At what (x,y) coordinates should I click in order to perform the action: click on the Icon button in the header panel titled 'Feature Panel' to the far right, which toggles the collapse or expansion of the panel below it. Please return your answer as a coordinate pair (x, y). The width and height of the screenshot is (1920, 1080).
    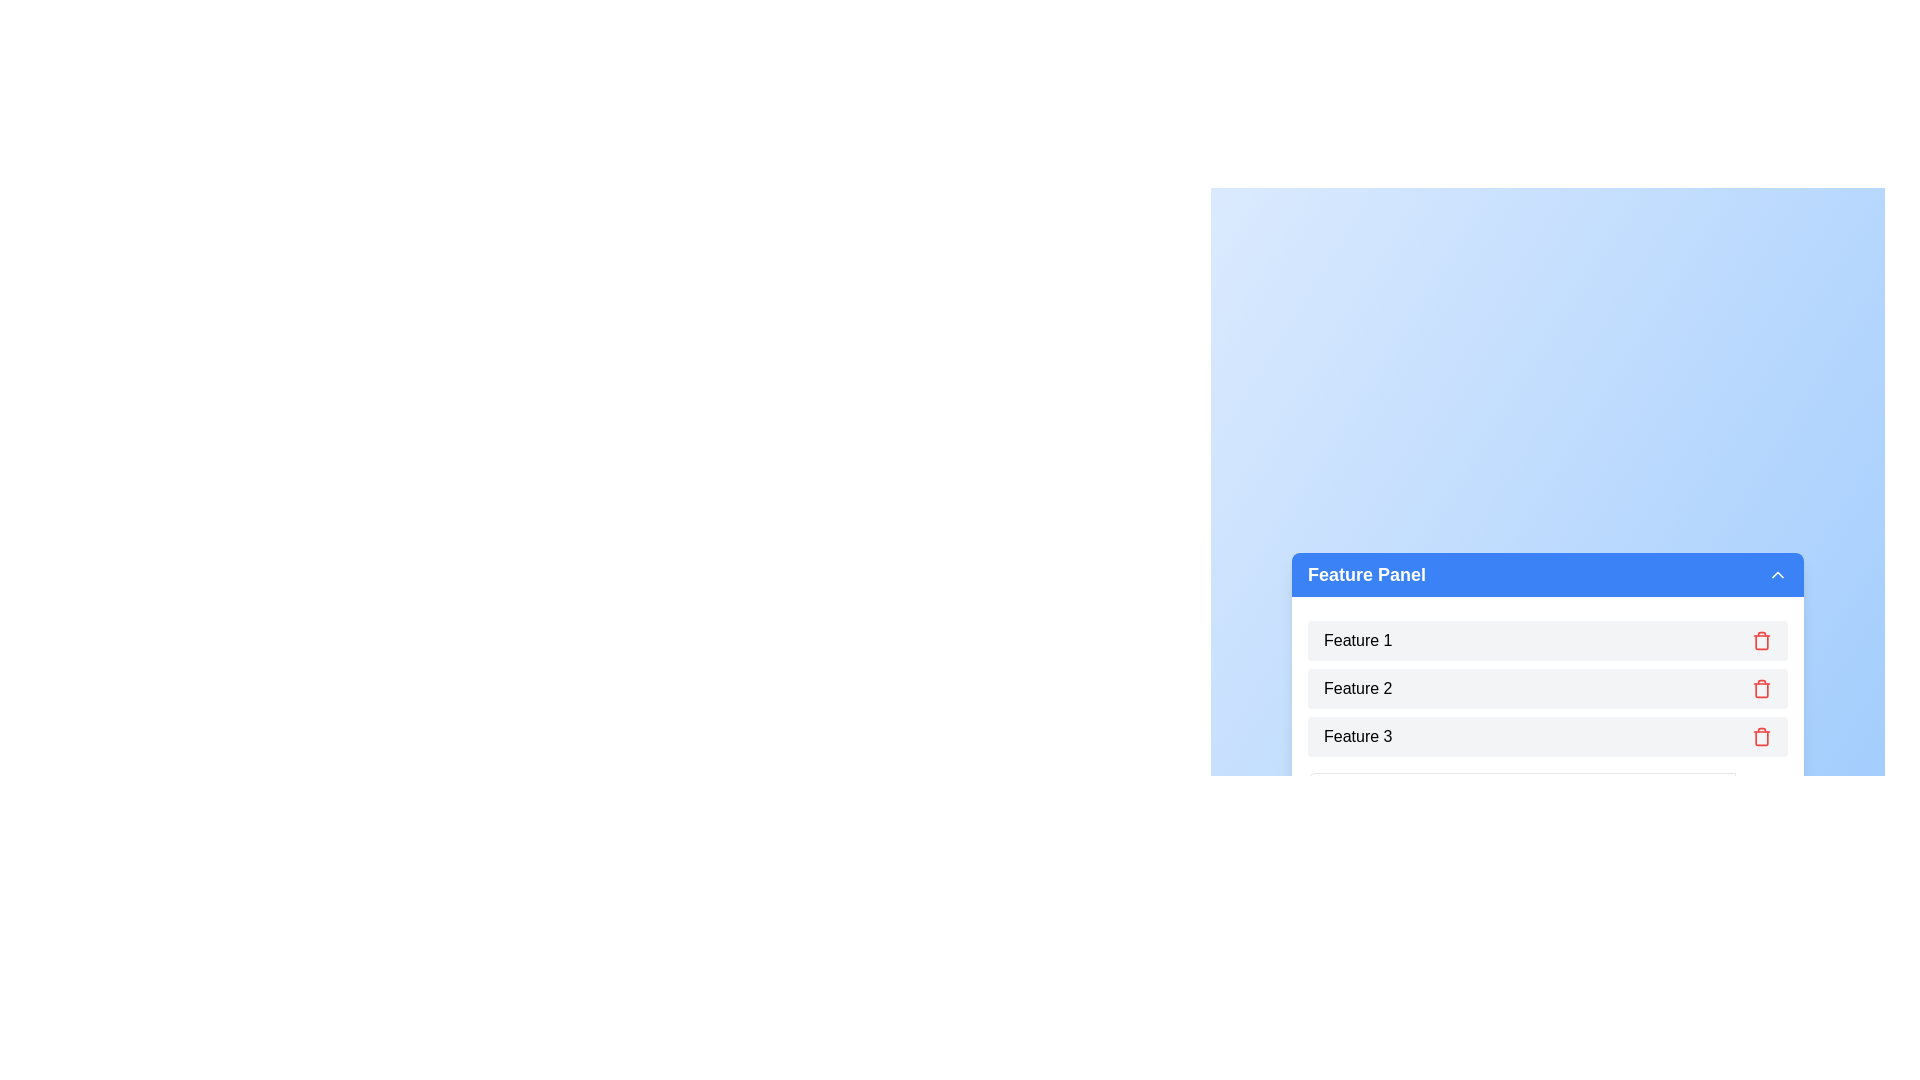
    Looking at the image, I should click on (1777, 574).